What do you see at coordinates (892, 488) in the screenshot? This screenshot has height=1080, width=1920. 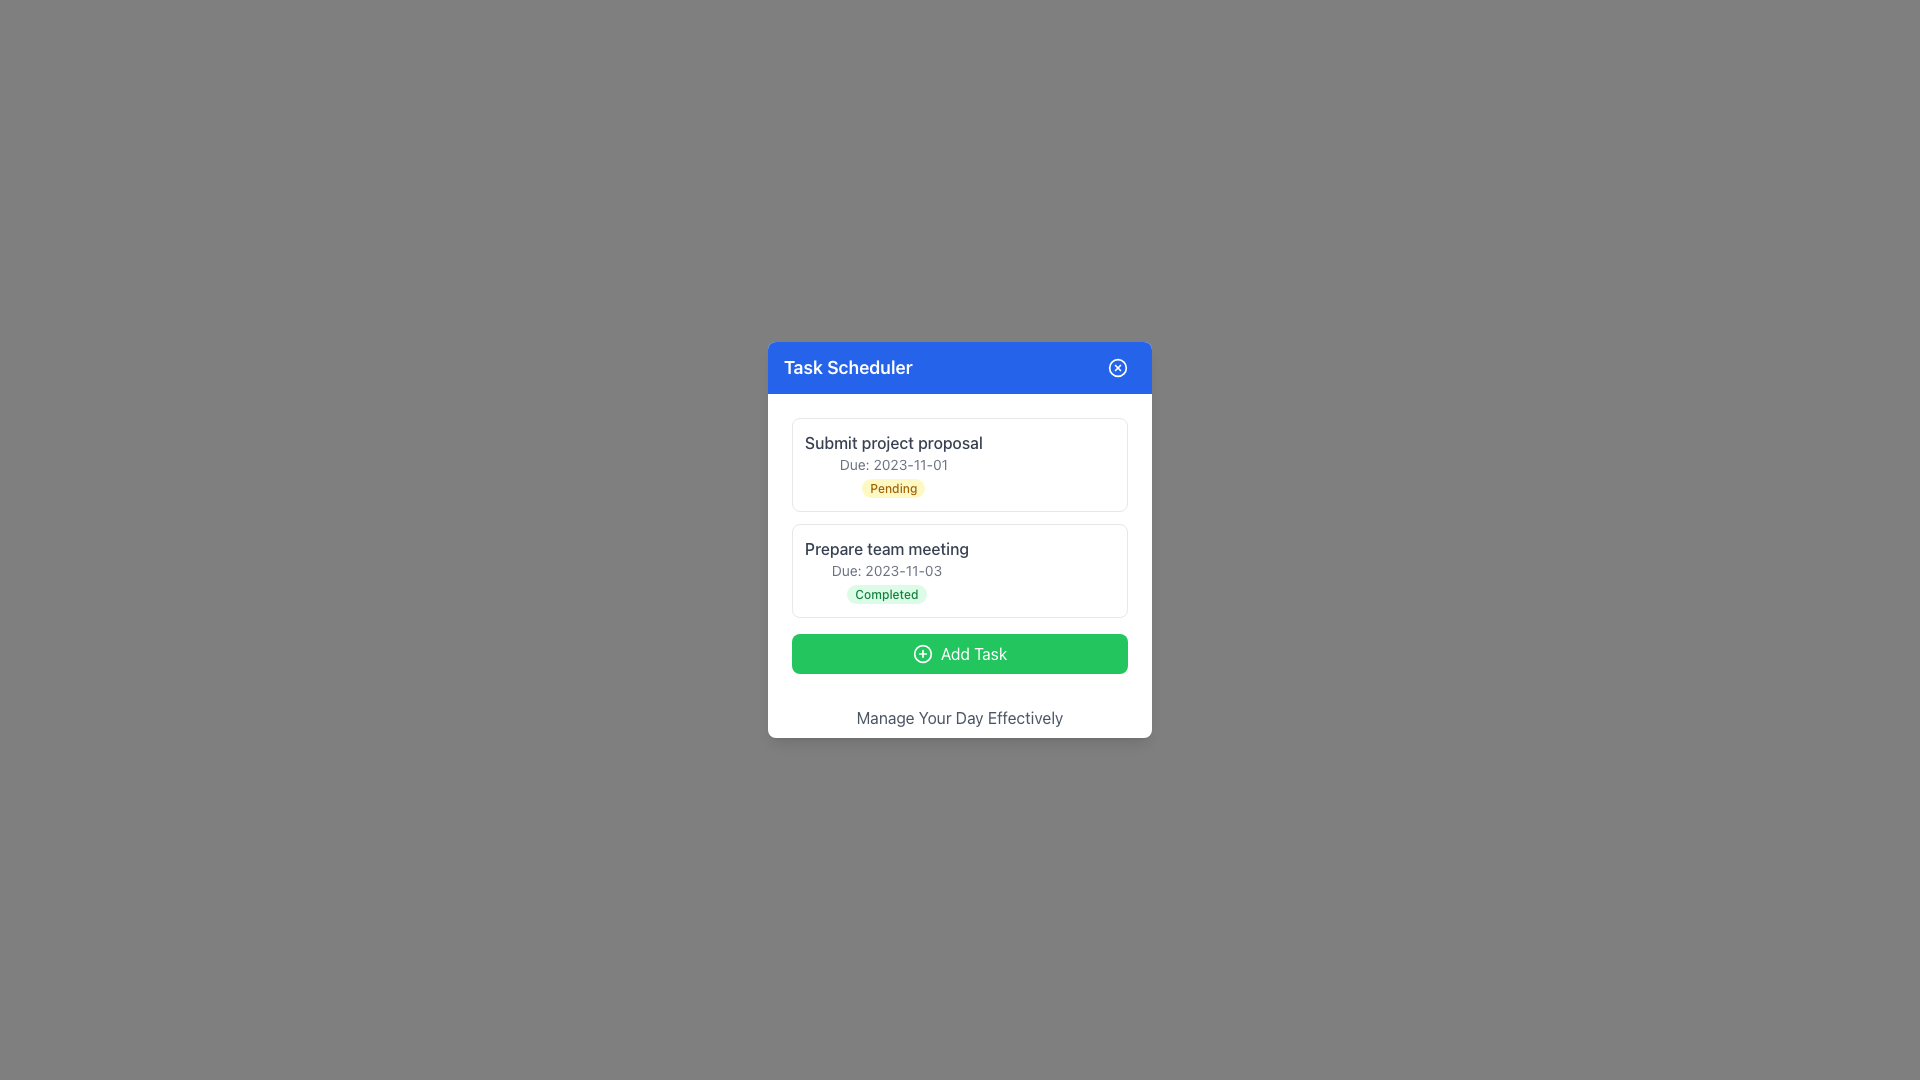 I see `text displayed on the 'Pending' status badge located in the bottom-right portion of the 'Submit project proposal' task box, centered under the 'Due: 2023-11-01' text` at bounding box center [892, 488].